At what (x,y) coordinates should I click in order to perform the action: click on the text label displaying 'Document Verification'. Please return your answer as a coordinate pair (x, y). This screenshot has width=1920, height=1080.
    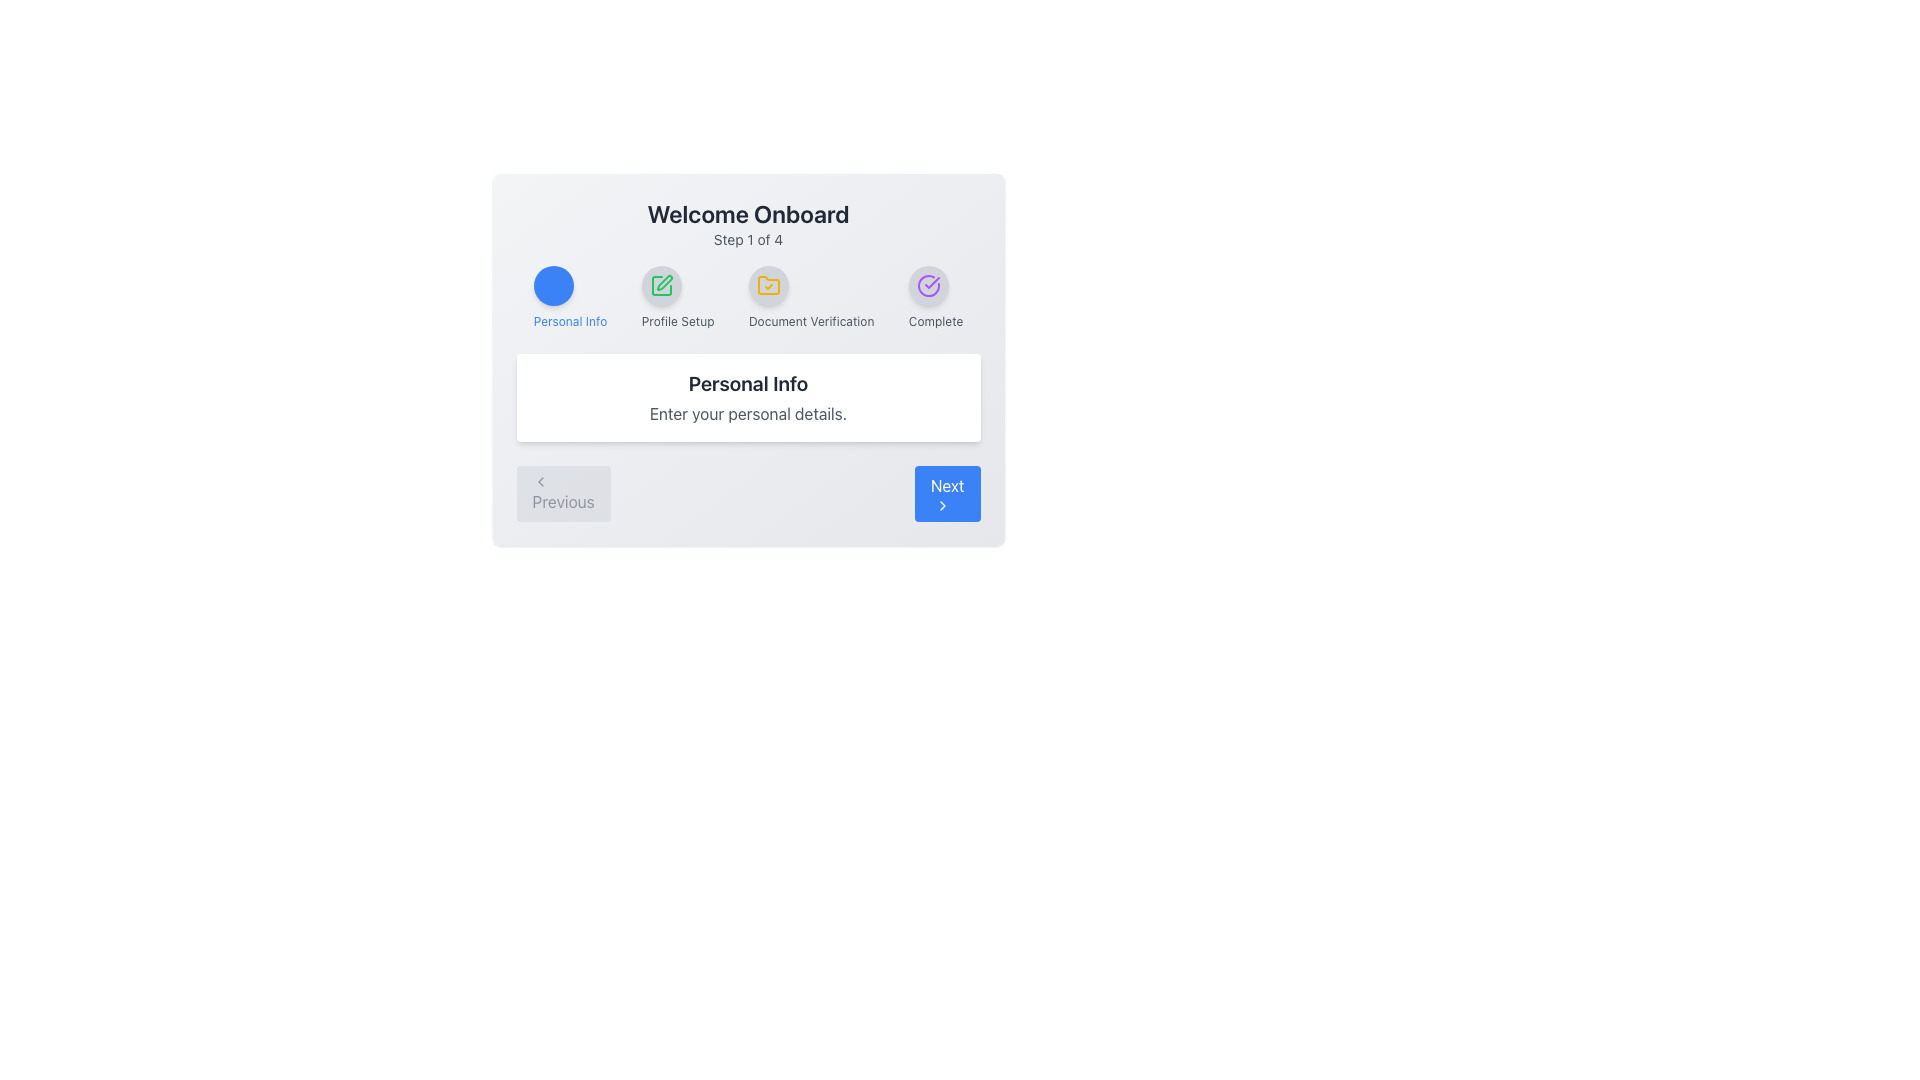
    Looking at the image, I should click on (811, 320).